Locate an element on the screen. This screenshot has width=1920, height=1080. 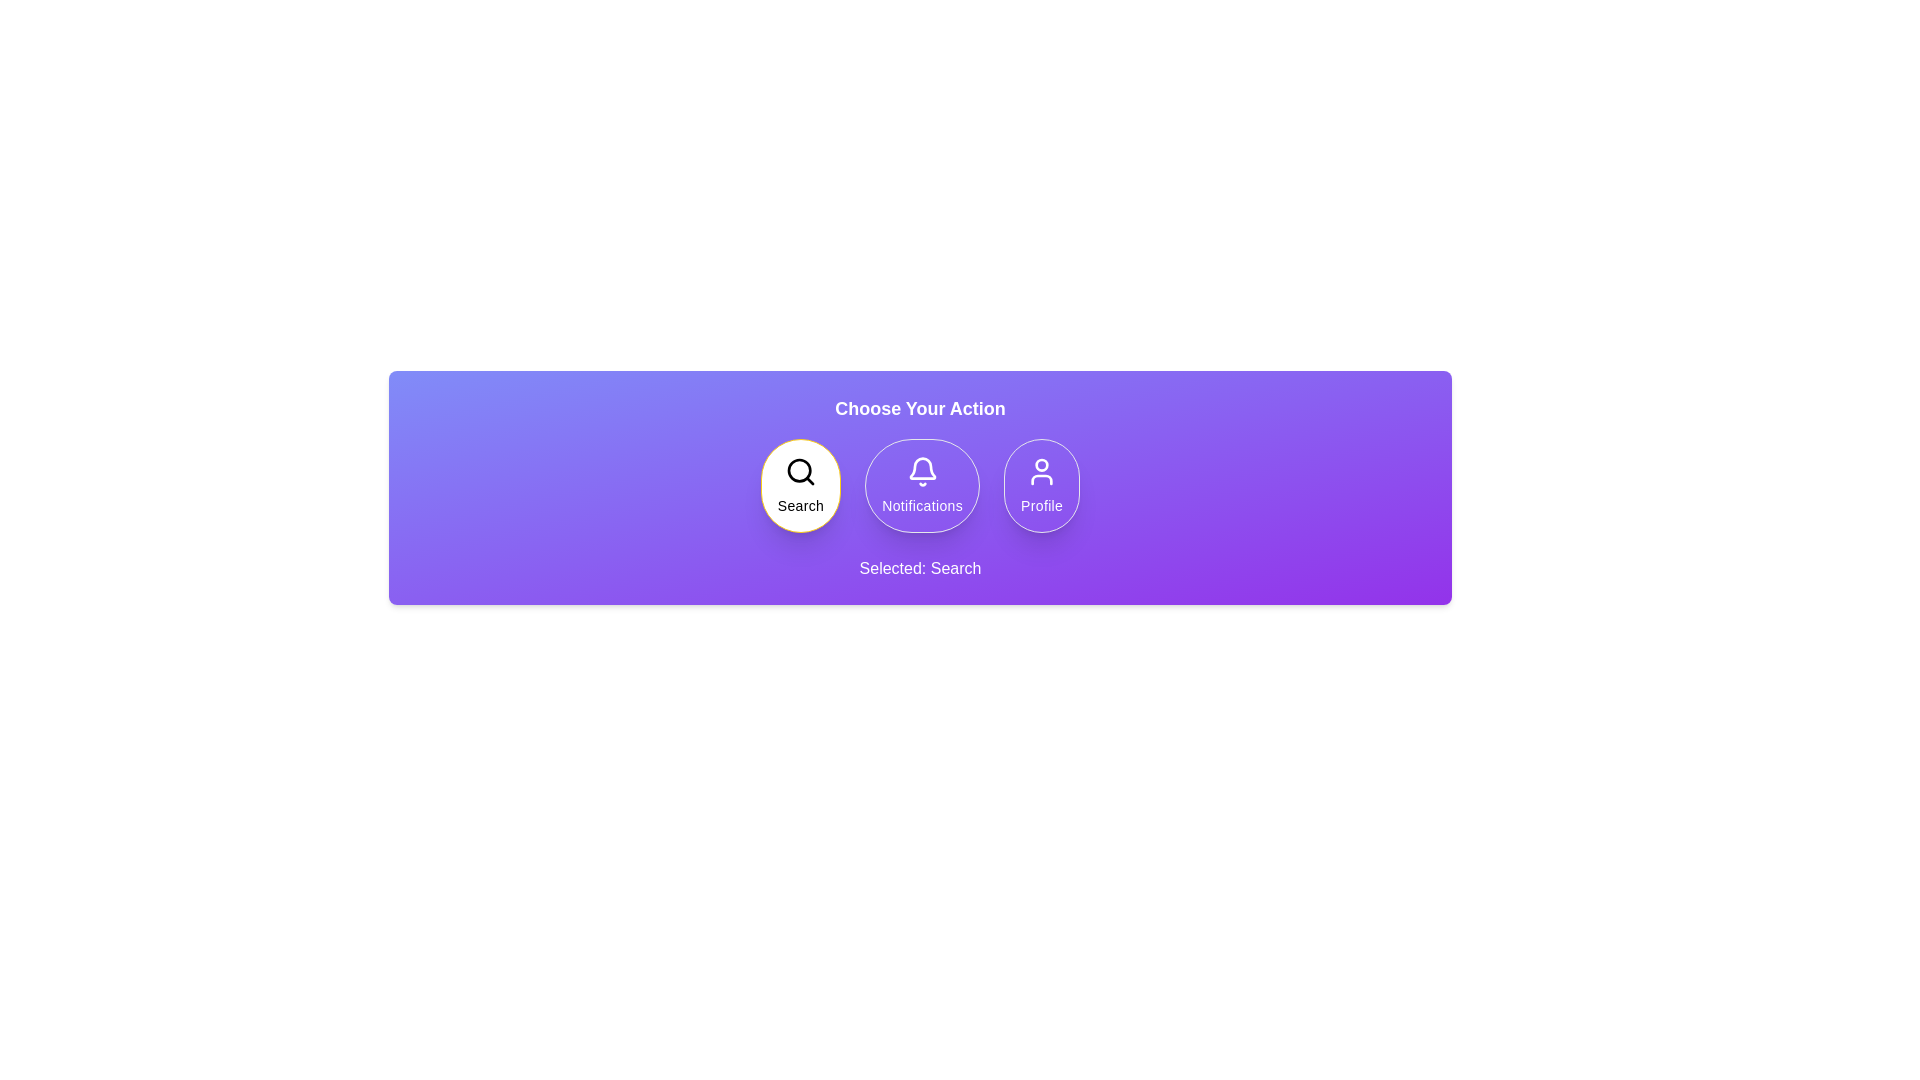
the option Notifications by clicking on its corresponding button is located at coordinates (920, 486).